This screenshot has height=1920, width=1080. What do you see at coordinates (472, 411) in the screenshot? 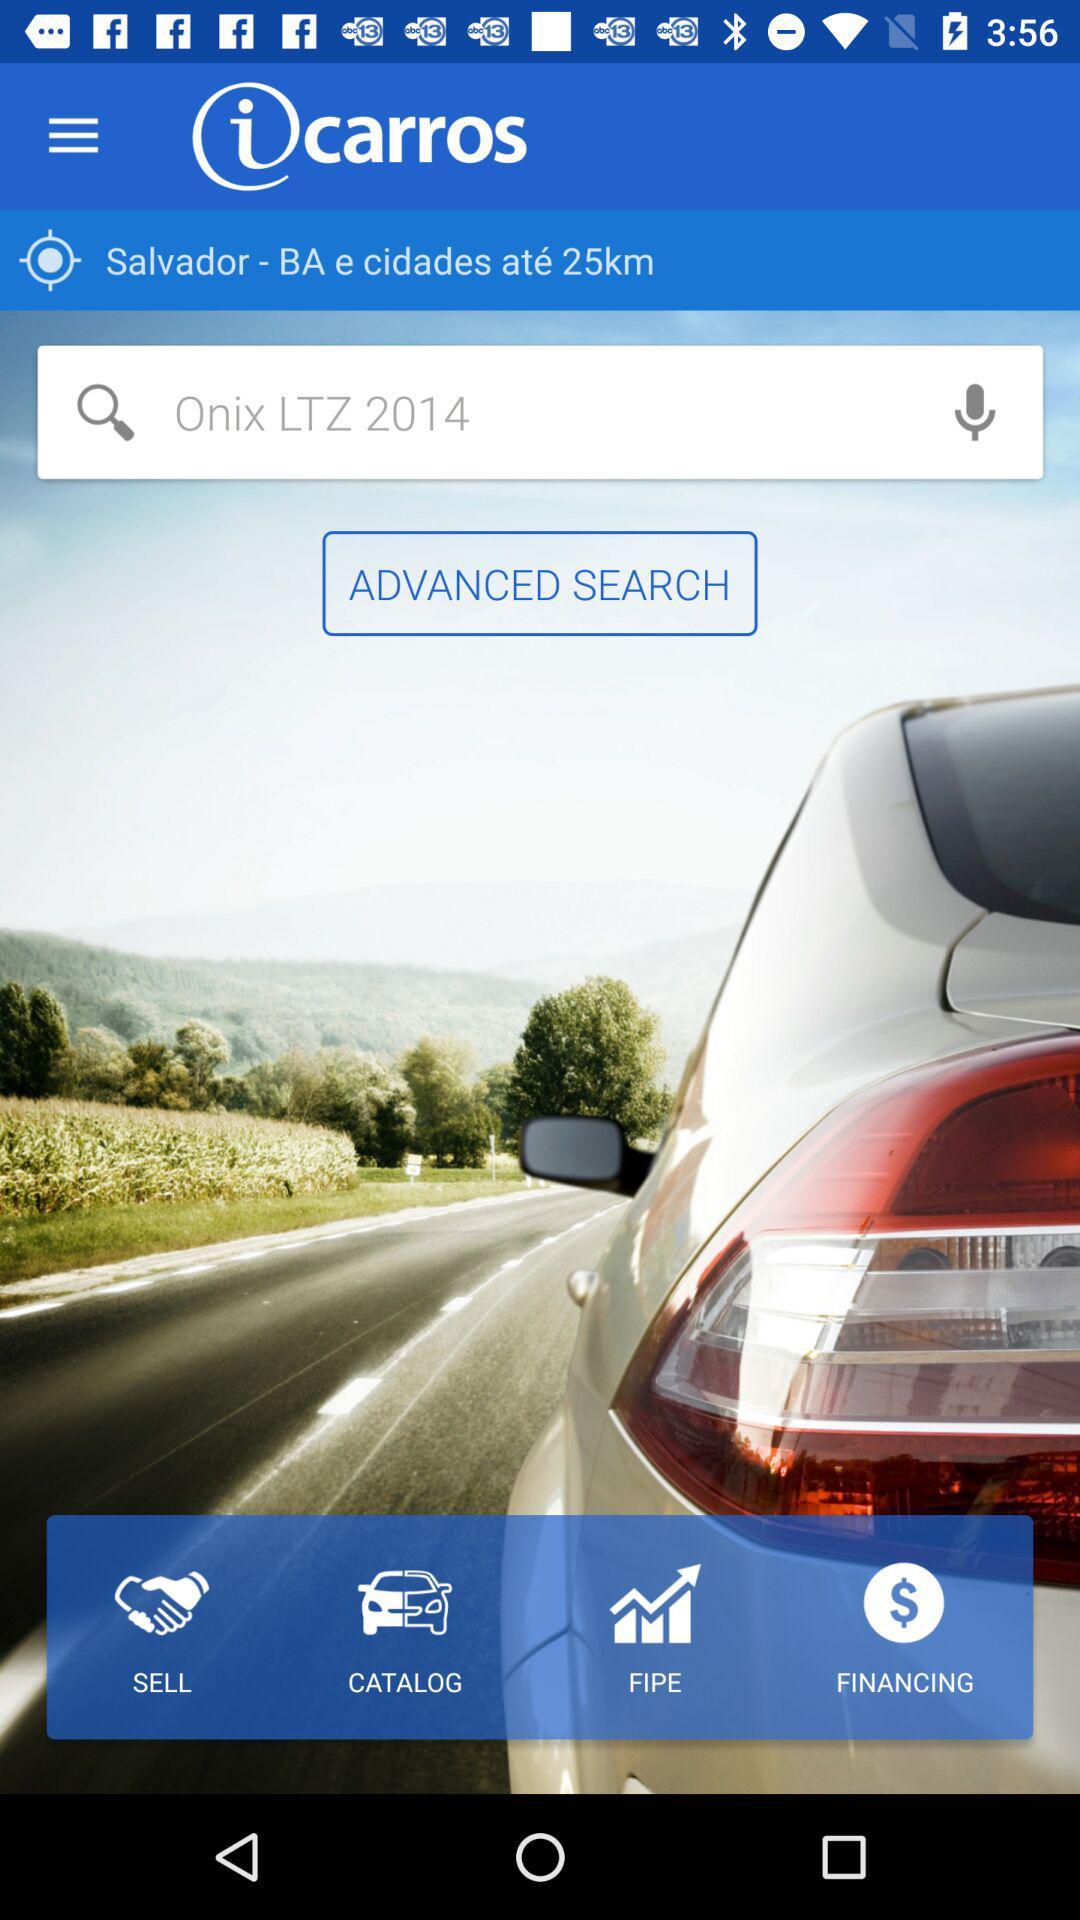
I see `open text field` at bounding box center [472, 411].